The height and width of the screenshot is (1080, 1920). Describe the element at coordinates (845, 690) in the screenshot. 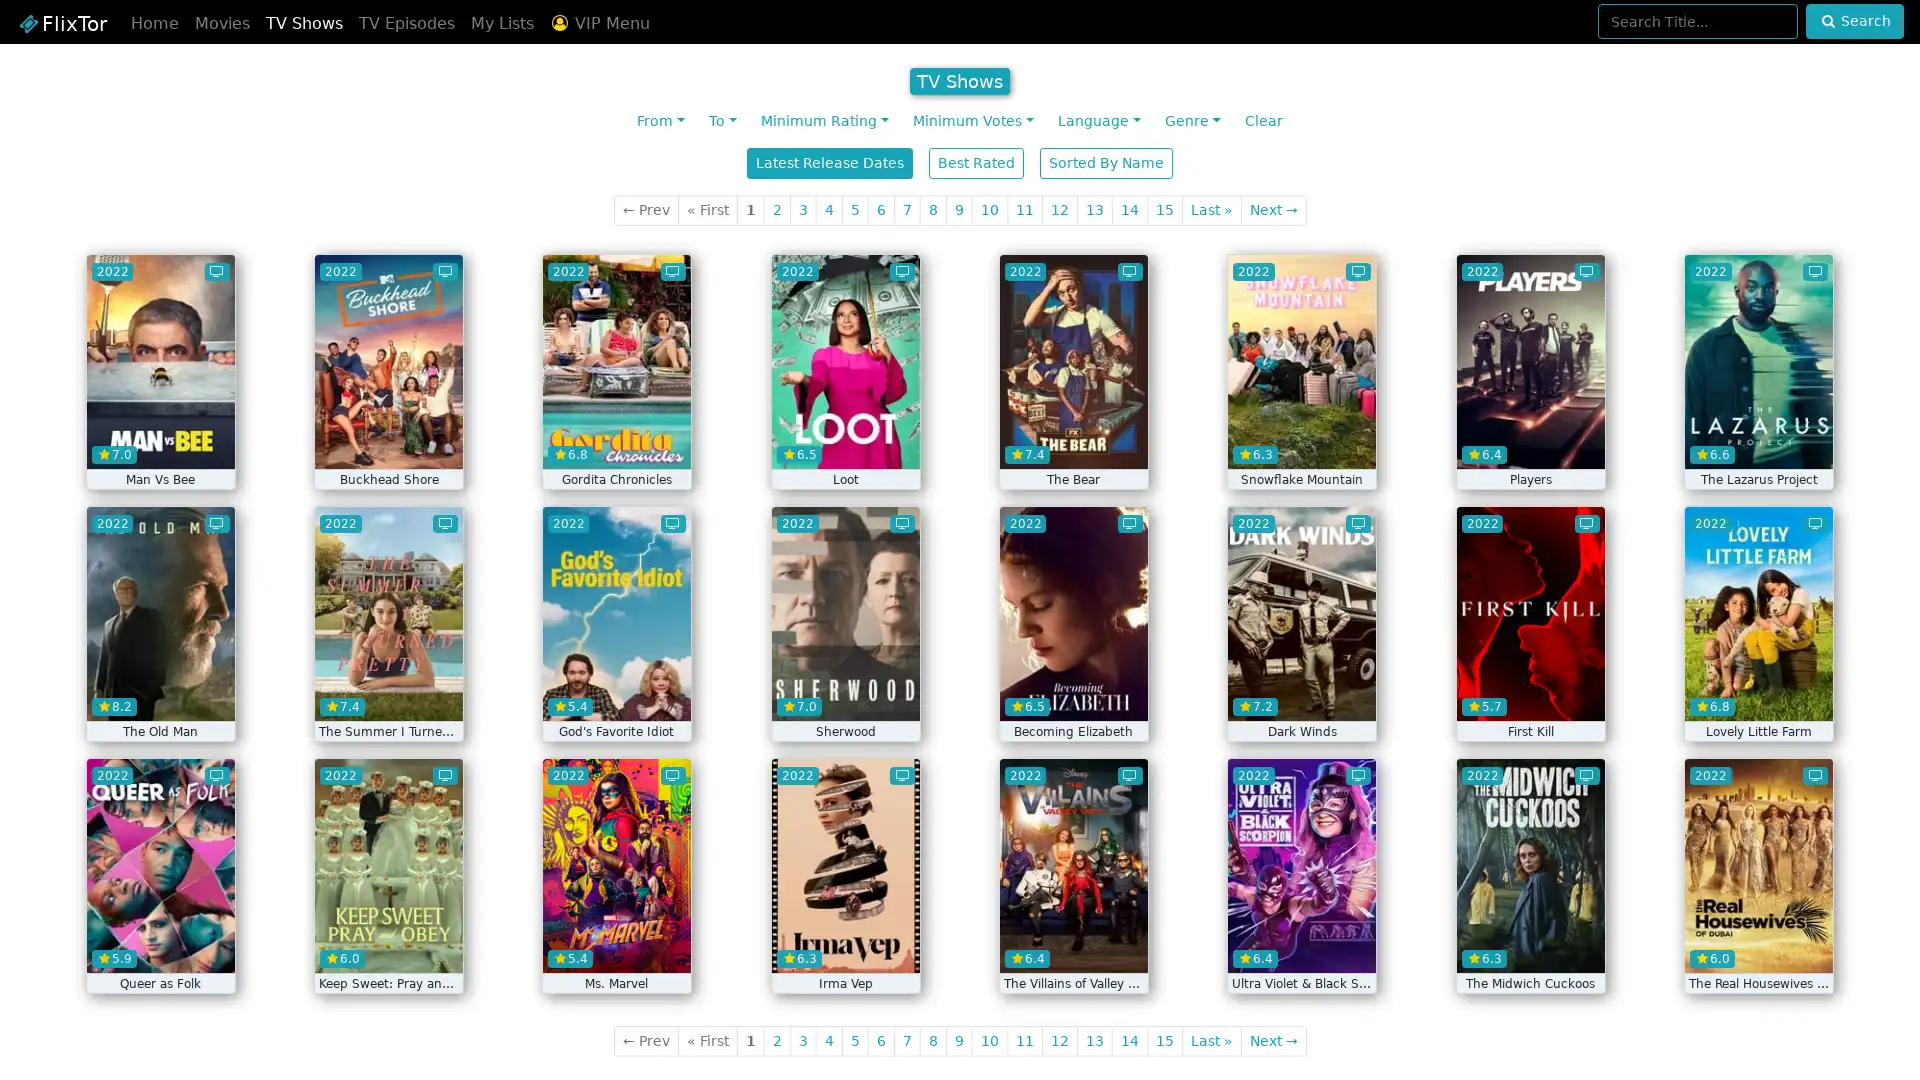

I see `Watch Now` at that location.